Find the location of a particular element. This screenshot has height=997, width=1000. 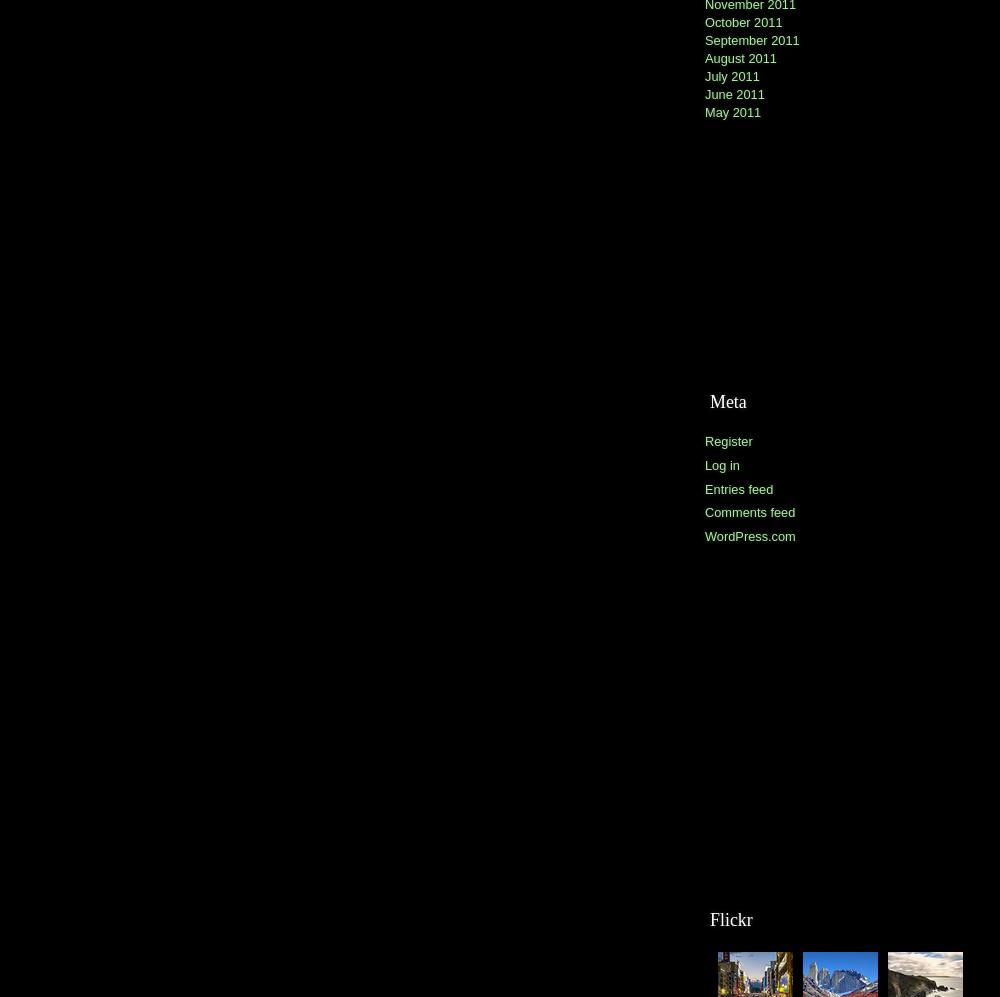

'Log in' is located at coordinates (704, 464).